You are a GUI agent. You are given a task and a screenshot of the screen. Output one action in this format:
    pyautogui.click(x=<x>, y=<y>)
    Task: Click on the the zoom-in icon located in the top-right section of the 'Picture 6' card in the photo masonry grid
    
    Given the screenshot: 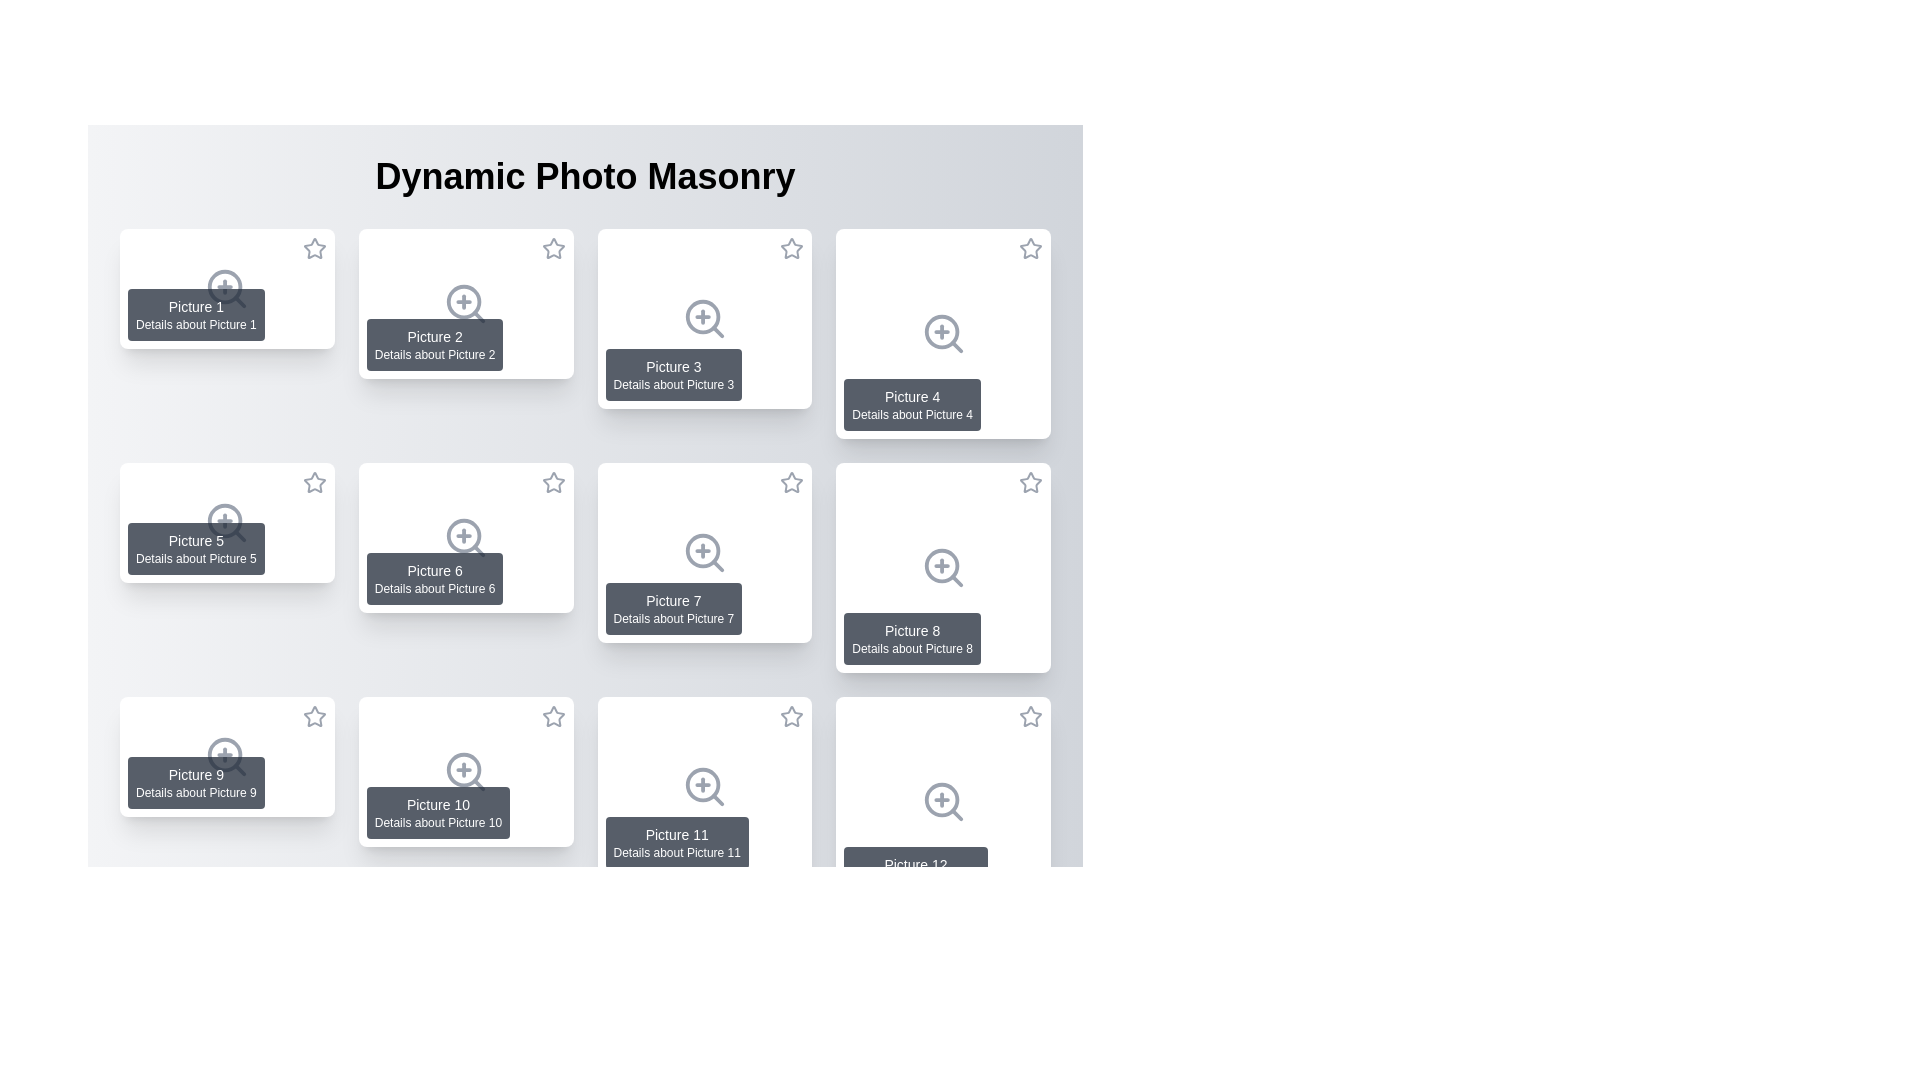 What is the action you would take?
    pyautogui.click(x=463, y=535)
    